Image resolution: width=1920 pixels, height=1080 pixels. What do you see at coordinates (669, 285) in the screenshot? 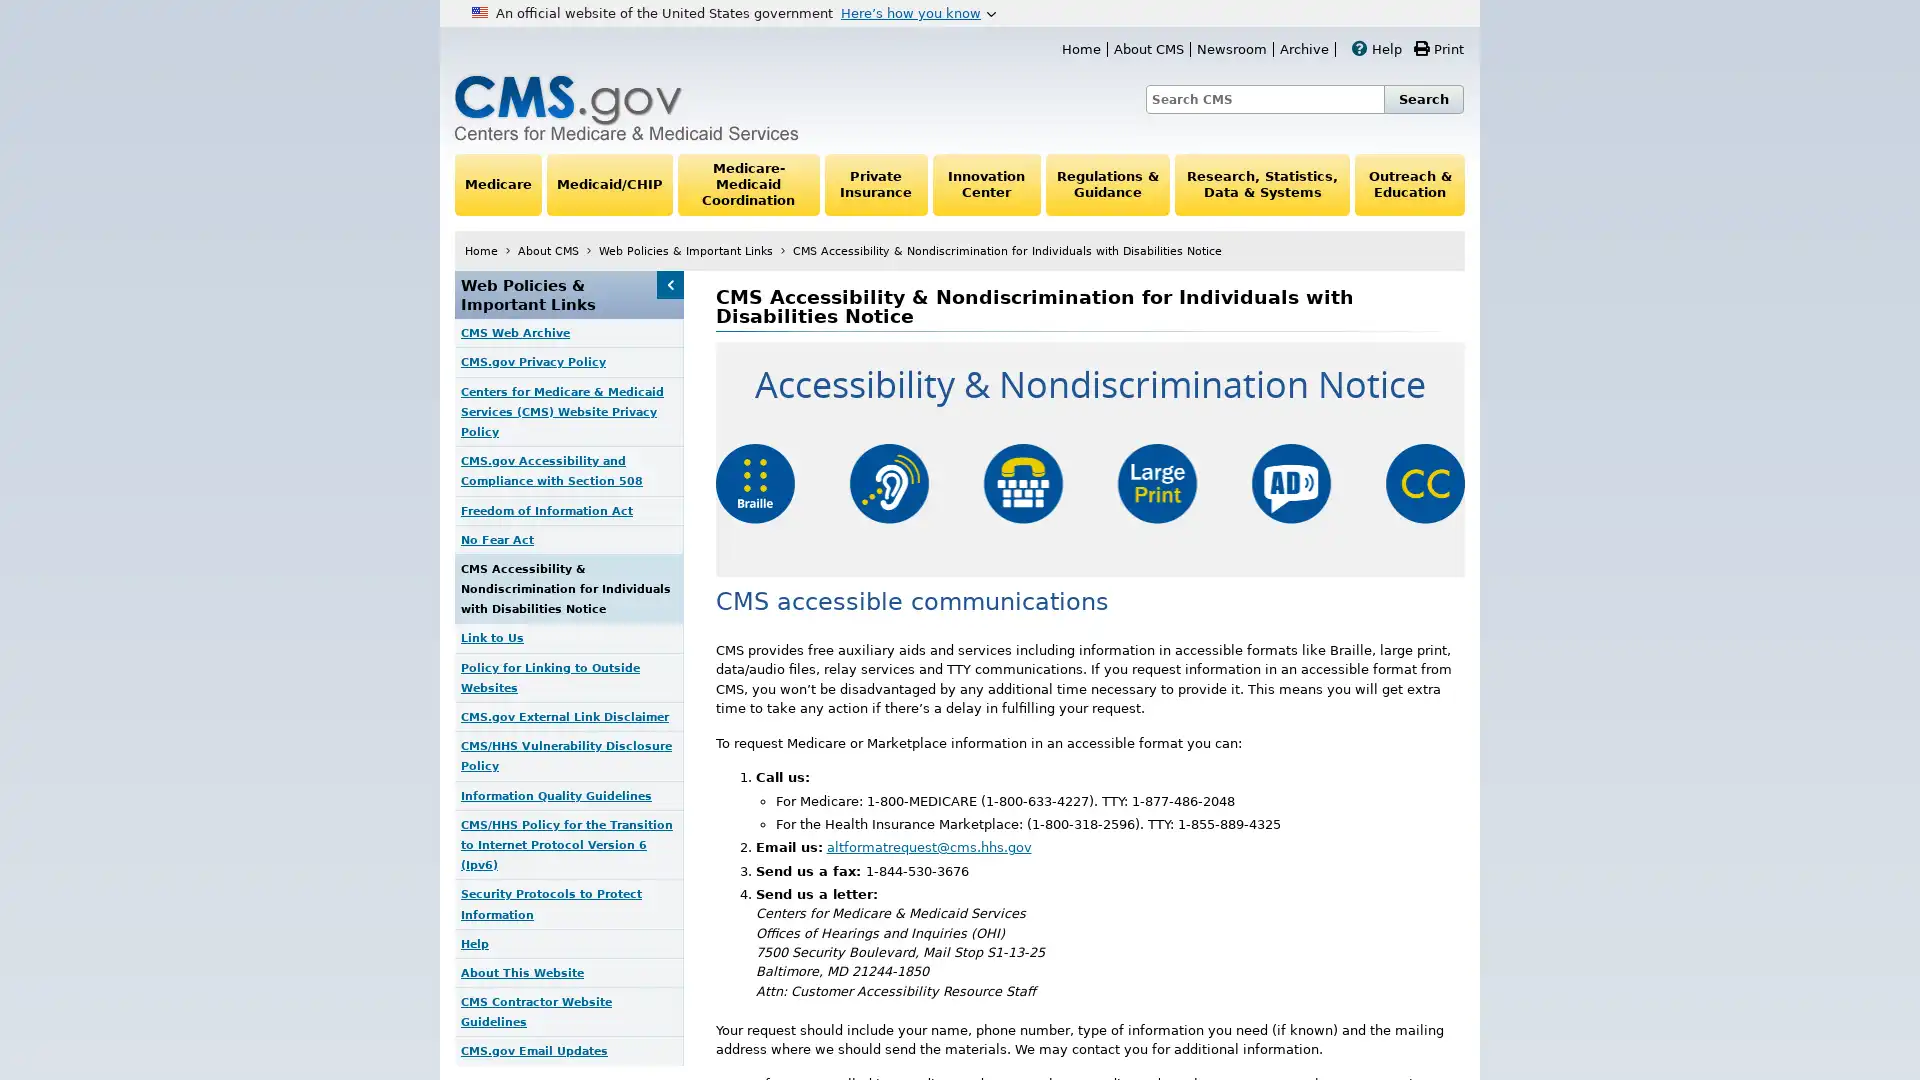
I see `Web Policies & Important Links` at bounding box center [669, 285].